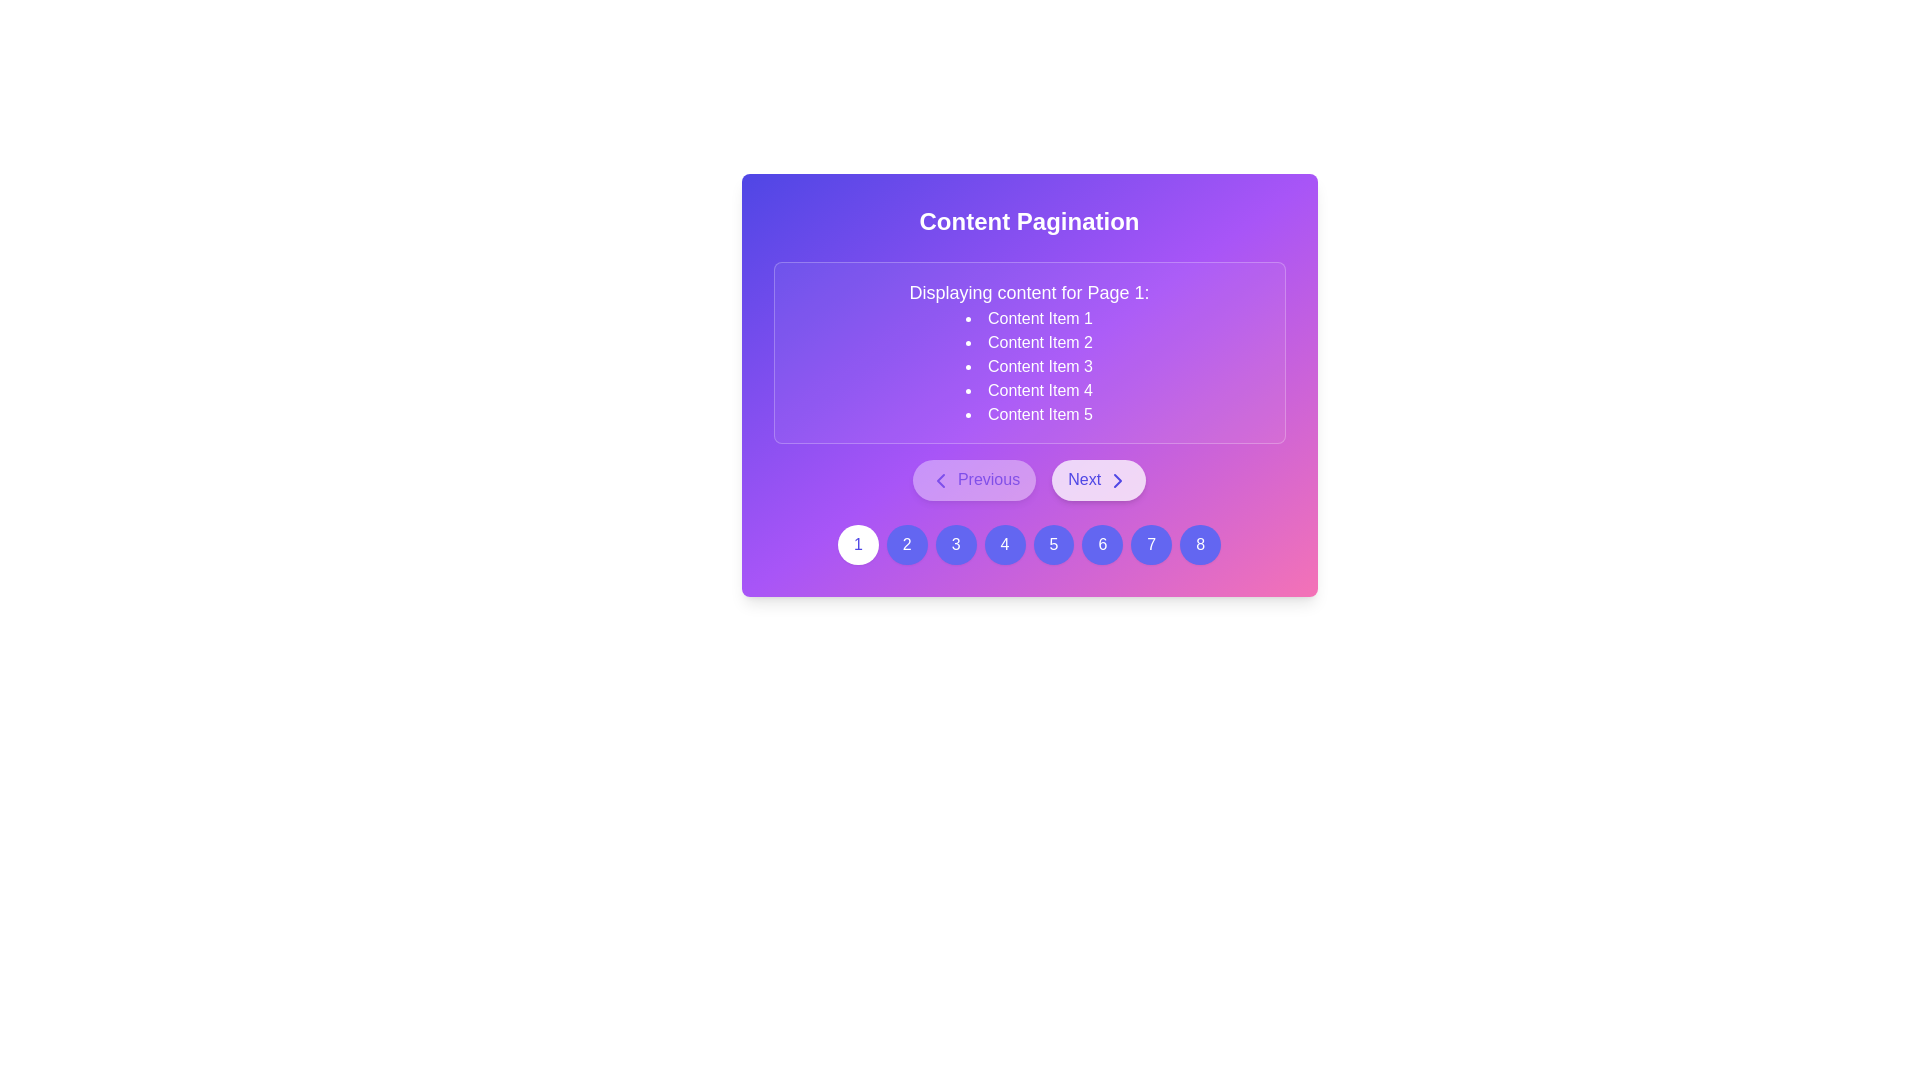 This screenshot has width=1920, height=1080. I want to click on the 'Next' button, which contains a chevron icon for navigation to the next page or content section, so click(1116, 480).